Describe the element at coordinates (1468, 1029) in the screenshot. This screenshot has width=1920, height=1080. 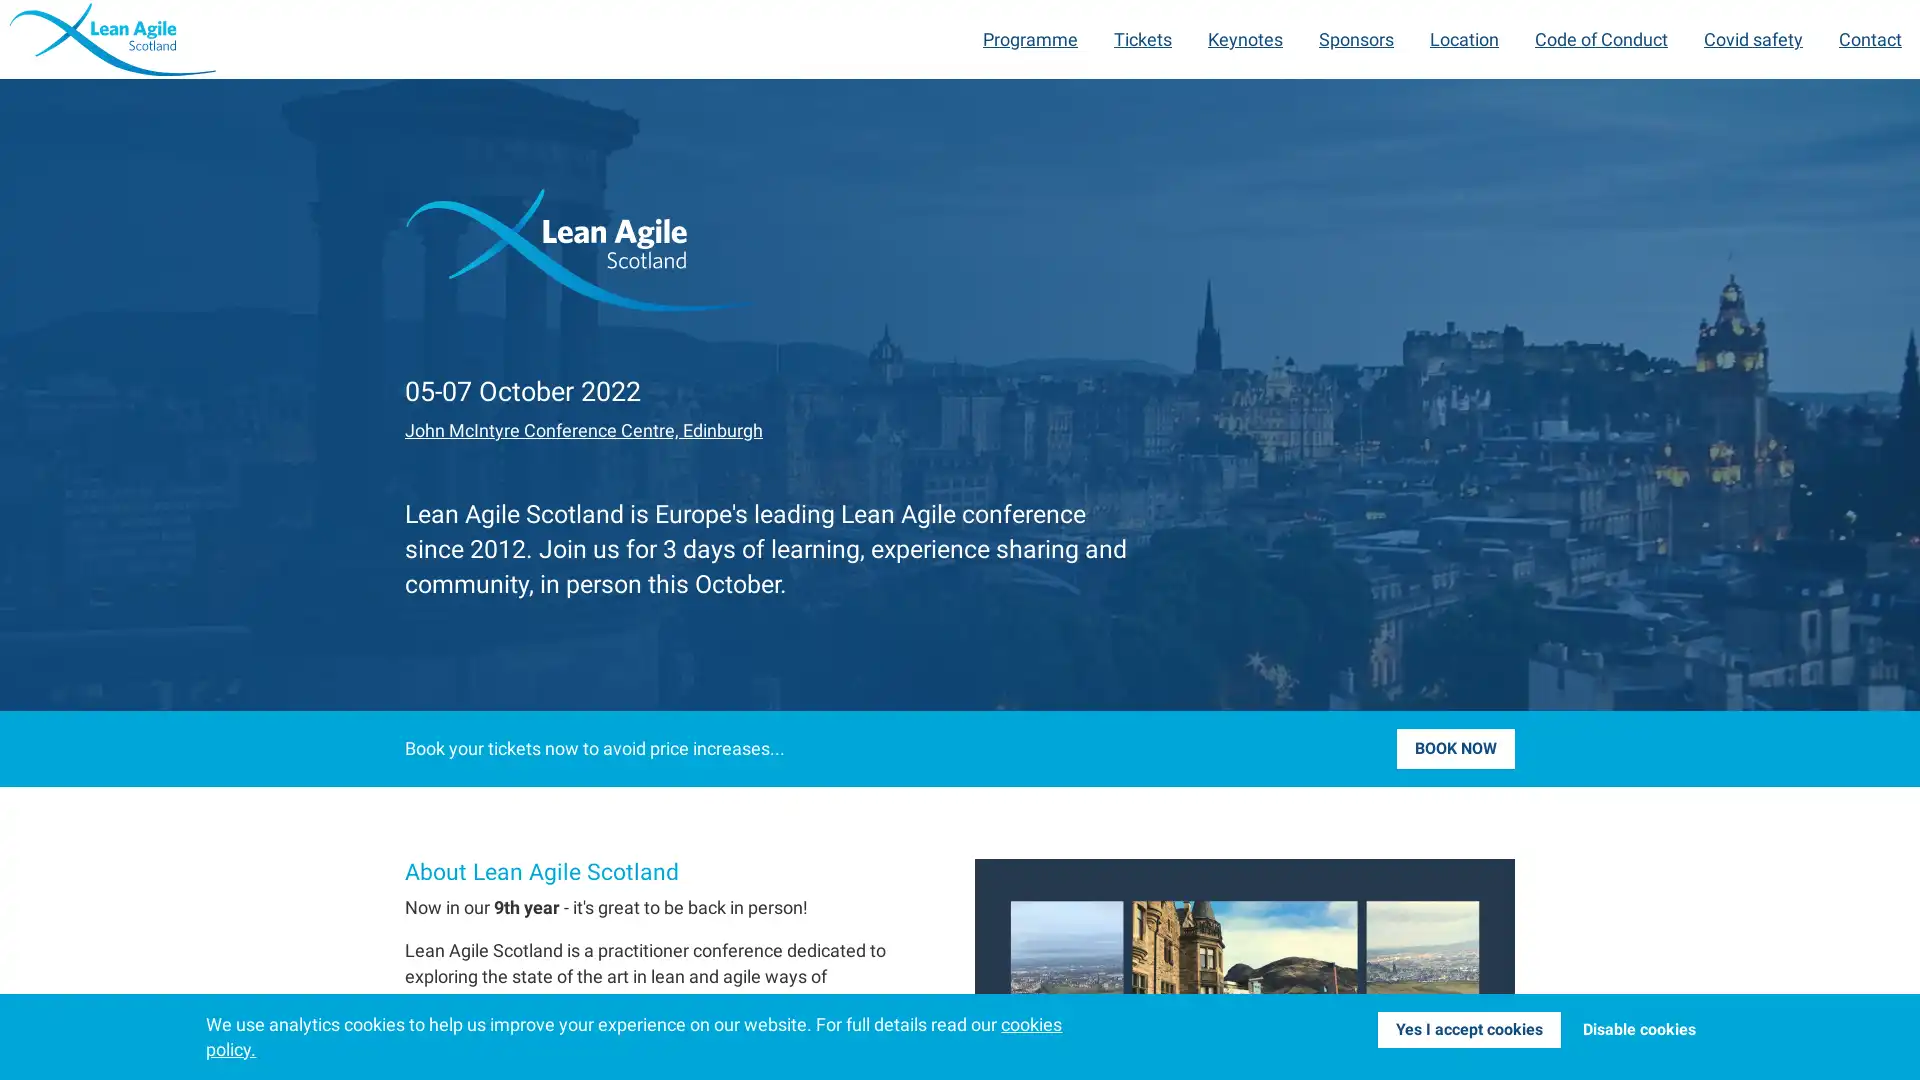
I see `Yes I accept cookies` at that location.